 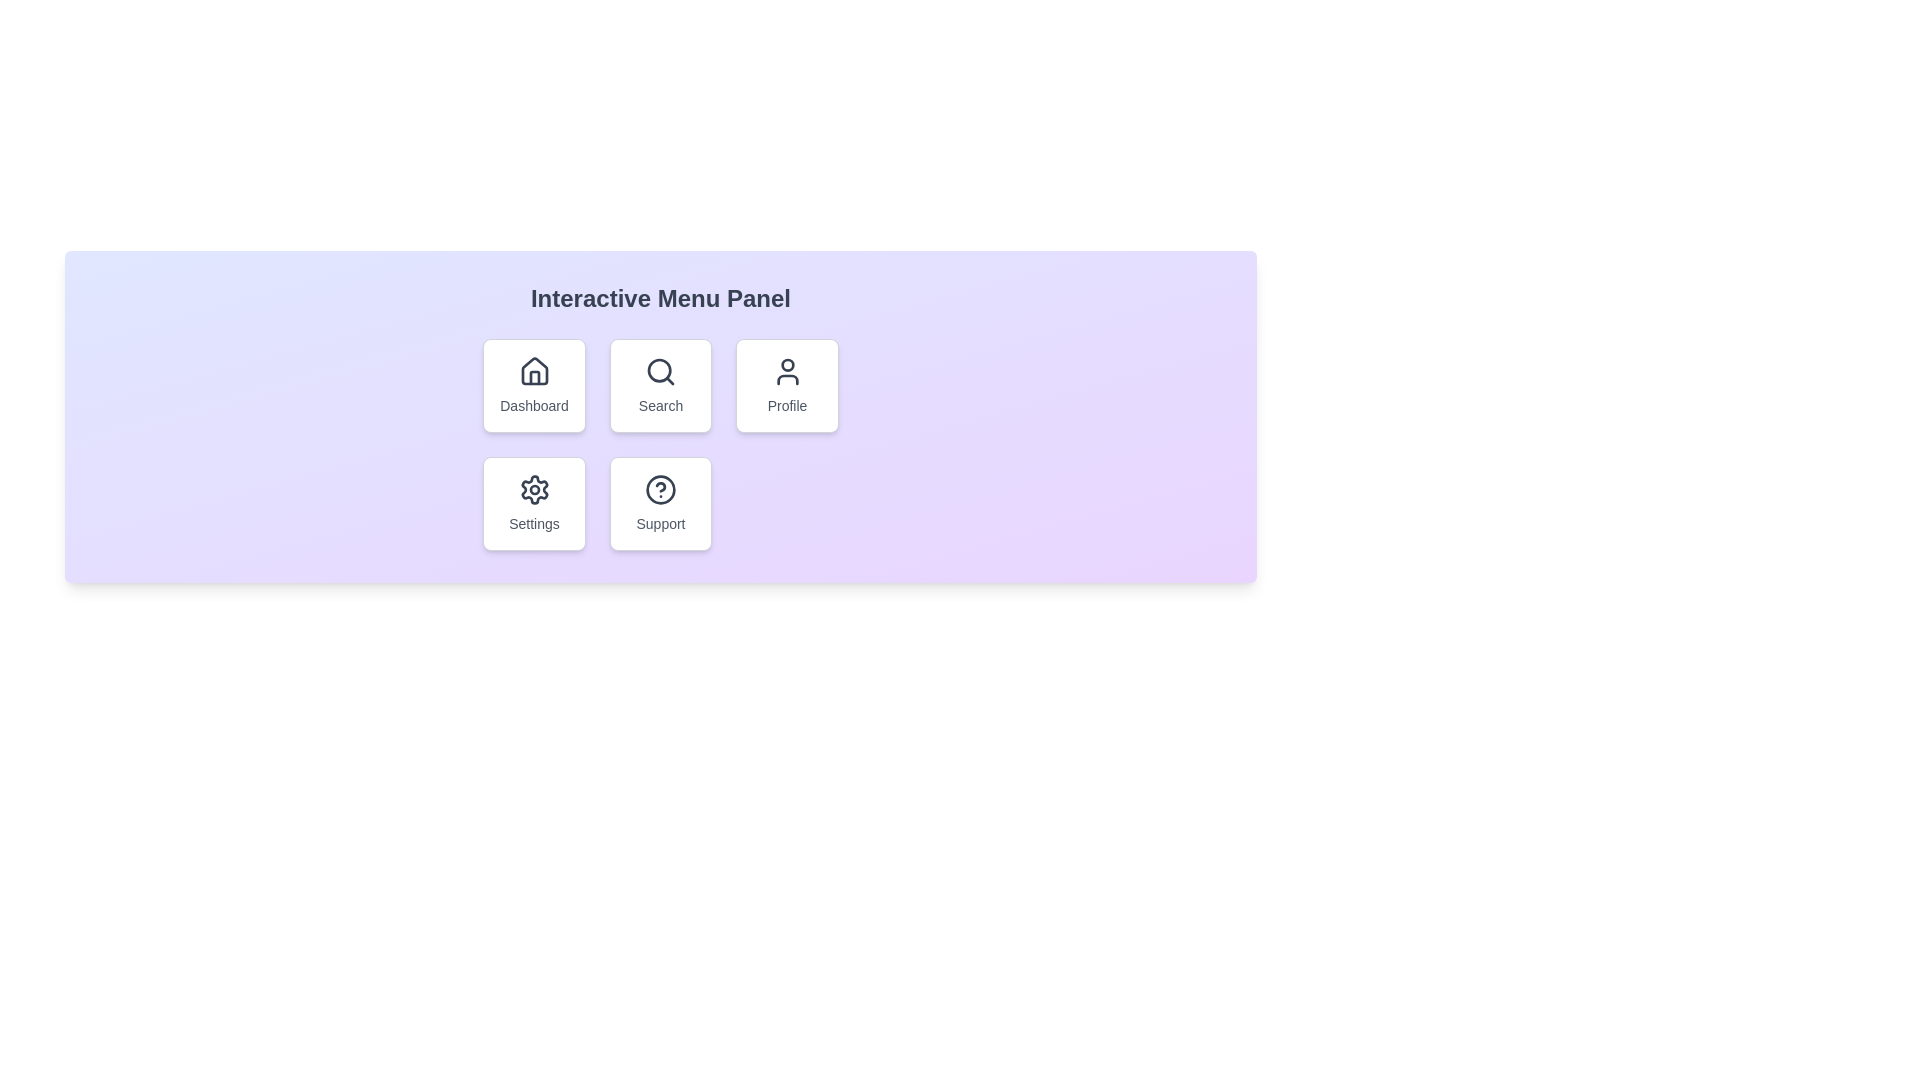 I want to click on the magnifying glass icon in the 'Interactive Menu Panel' to initiate a search, so click(x=661, y=371).